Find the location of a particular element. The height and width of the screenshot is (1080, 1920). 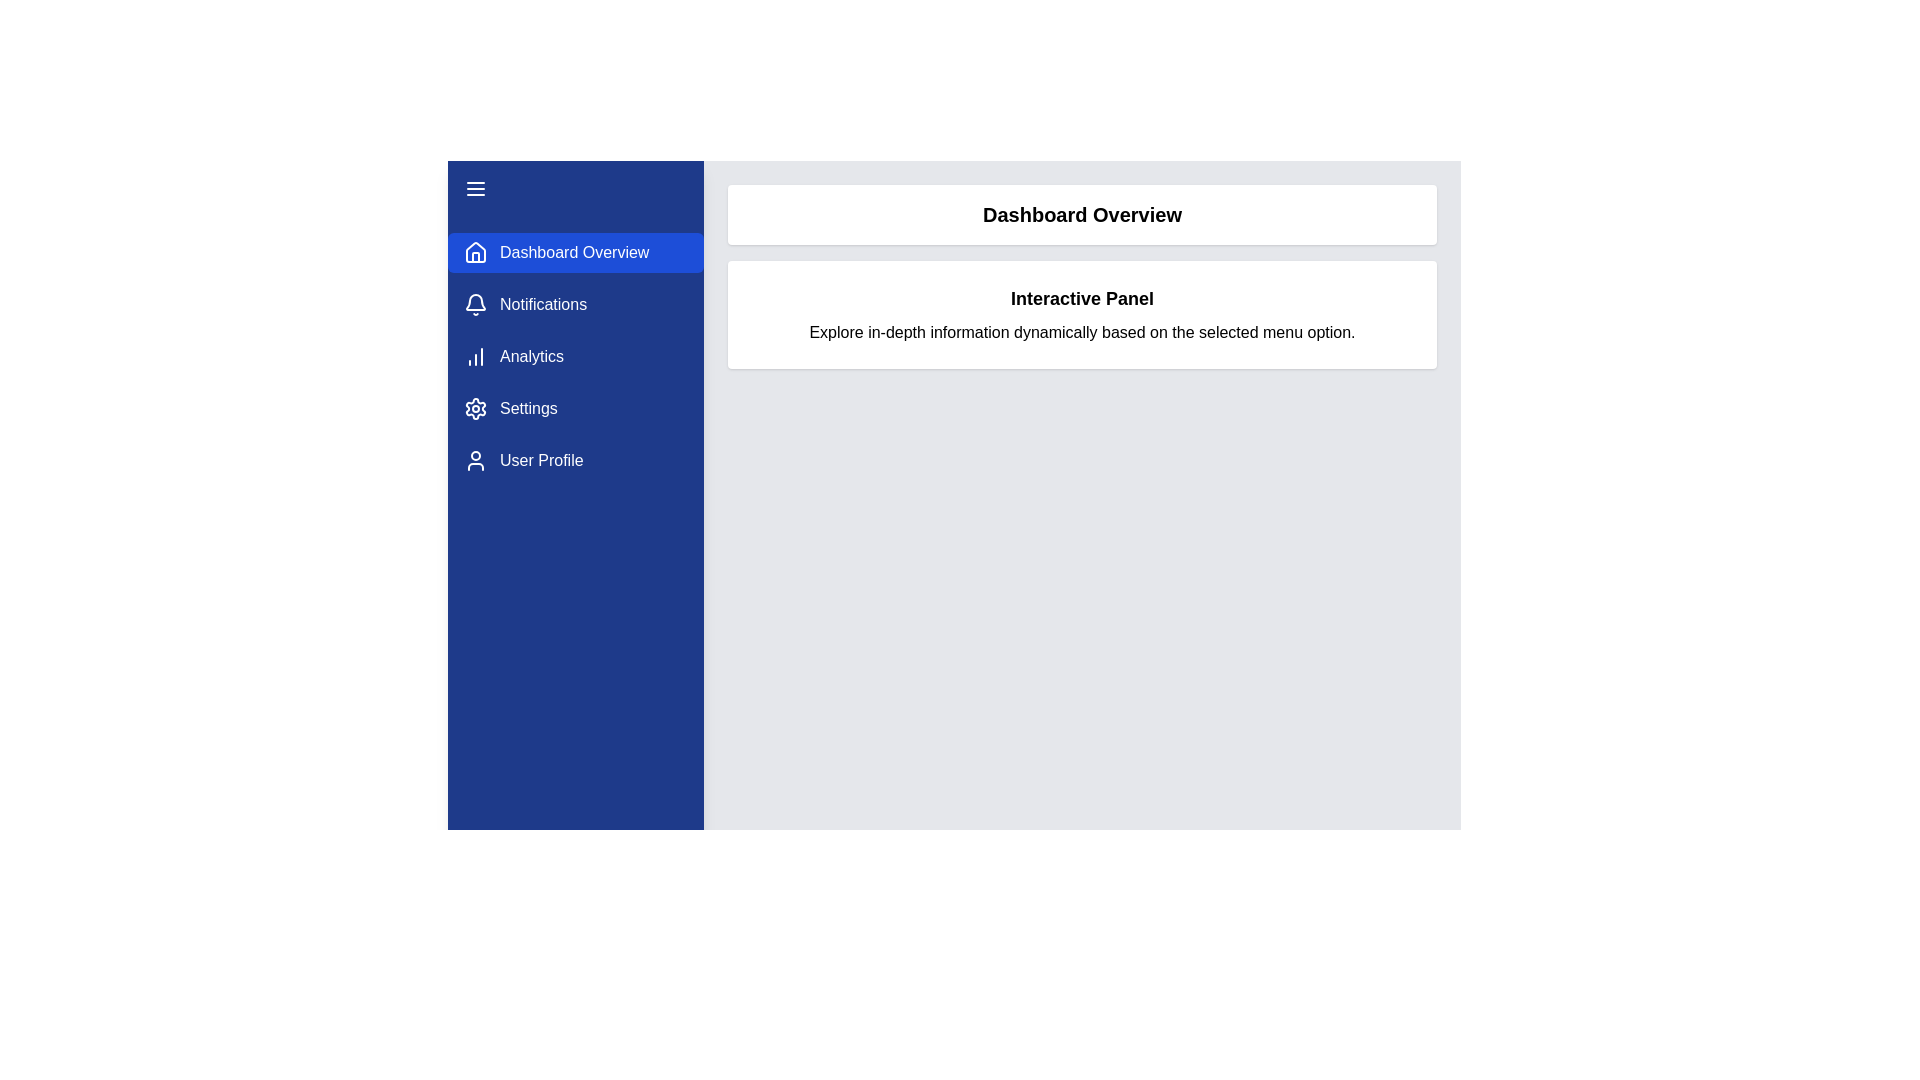

text of the 'Settings' label in the sidebar navigation menu, which is located as the fourth item after 'Analytics' is located at coordinates (528, 407).